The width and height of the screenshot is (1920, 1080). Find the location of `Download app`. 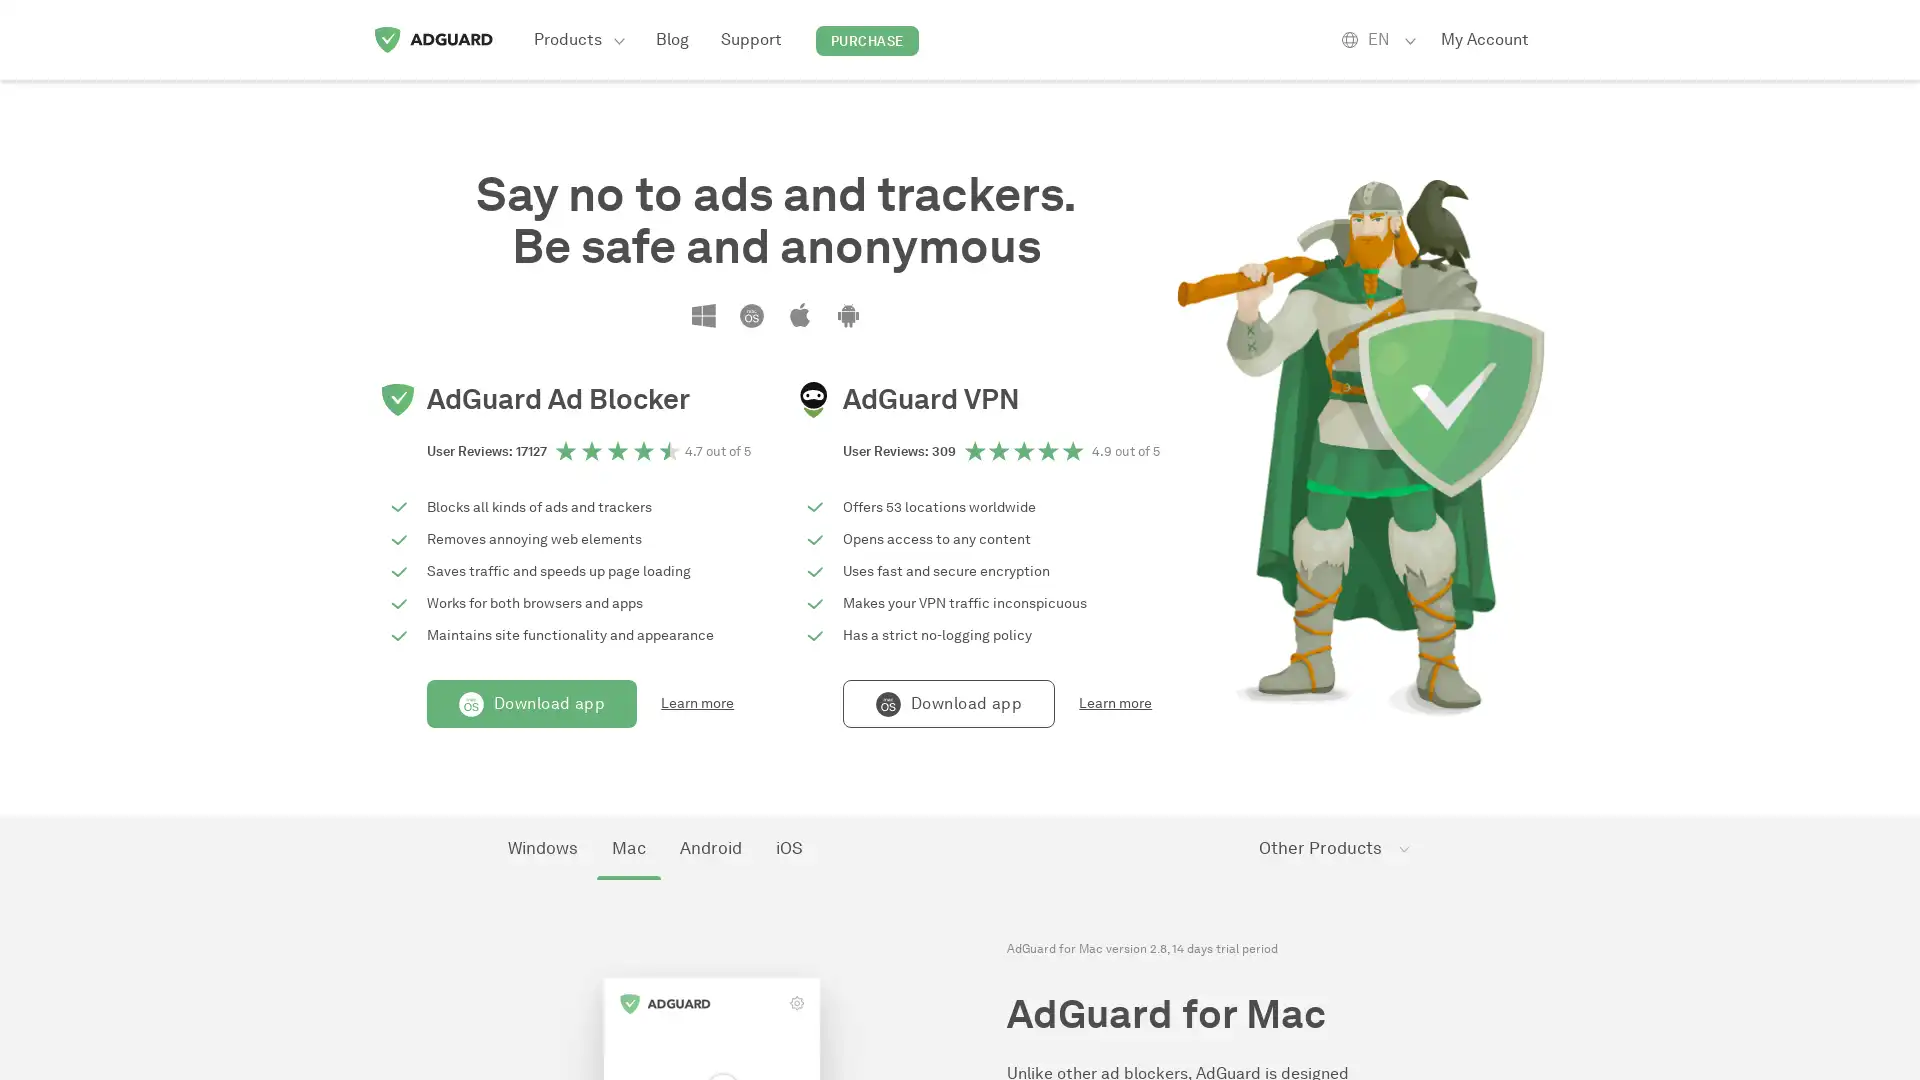

Download app is located at coordinates (532, 703).